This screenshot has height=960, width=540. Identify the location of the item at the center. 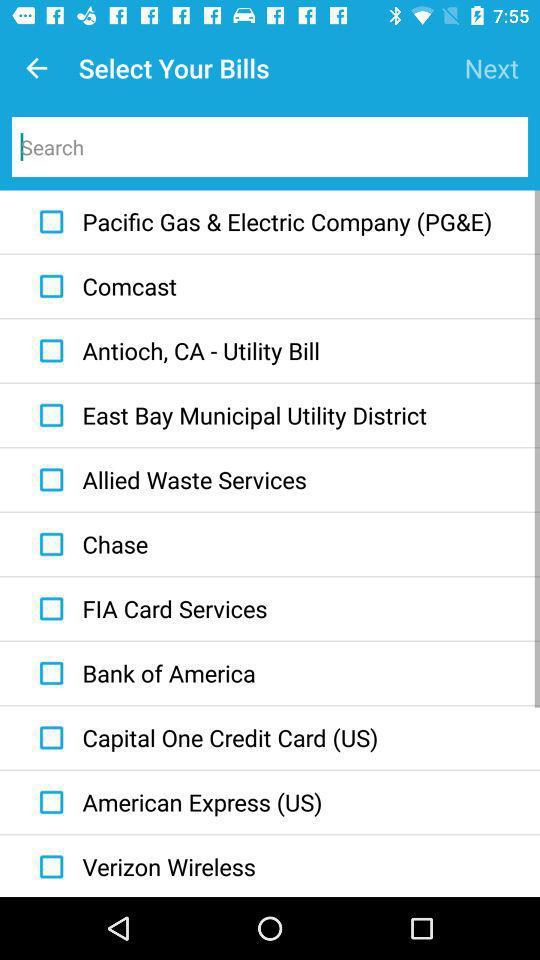
(227, 414).